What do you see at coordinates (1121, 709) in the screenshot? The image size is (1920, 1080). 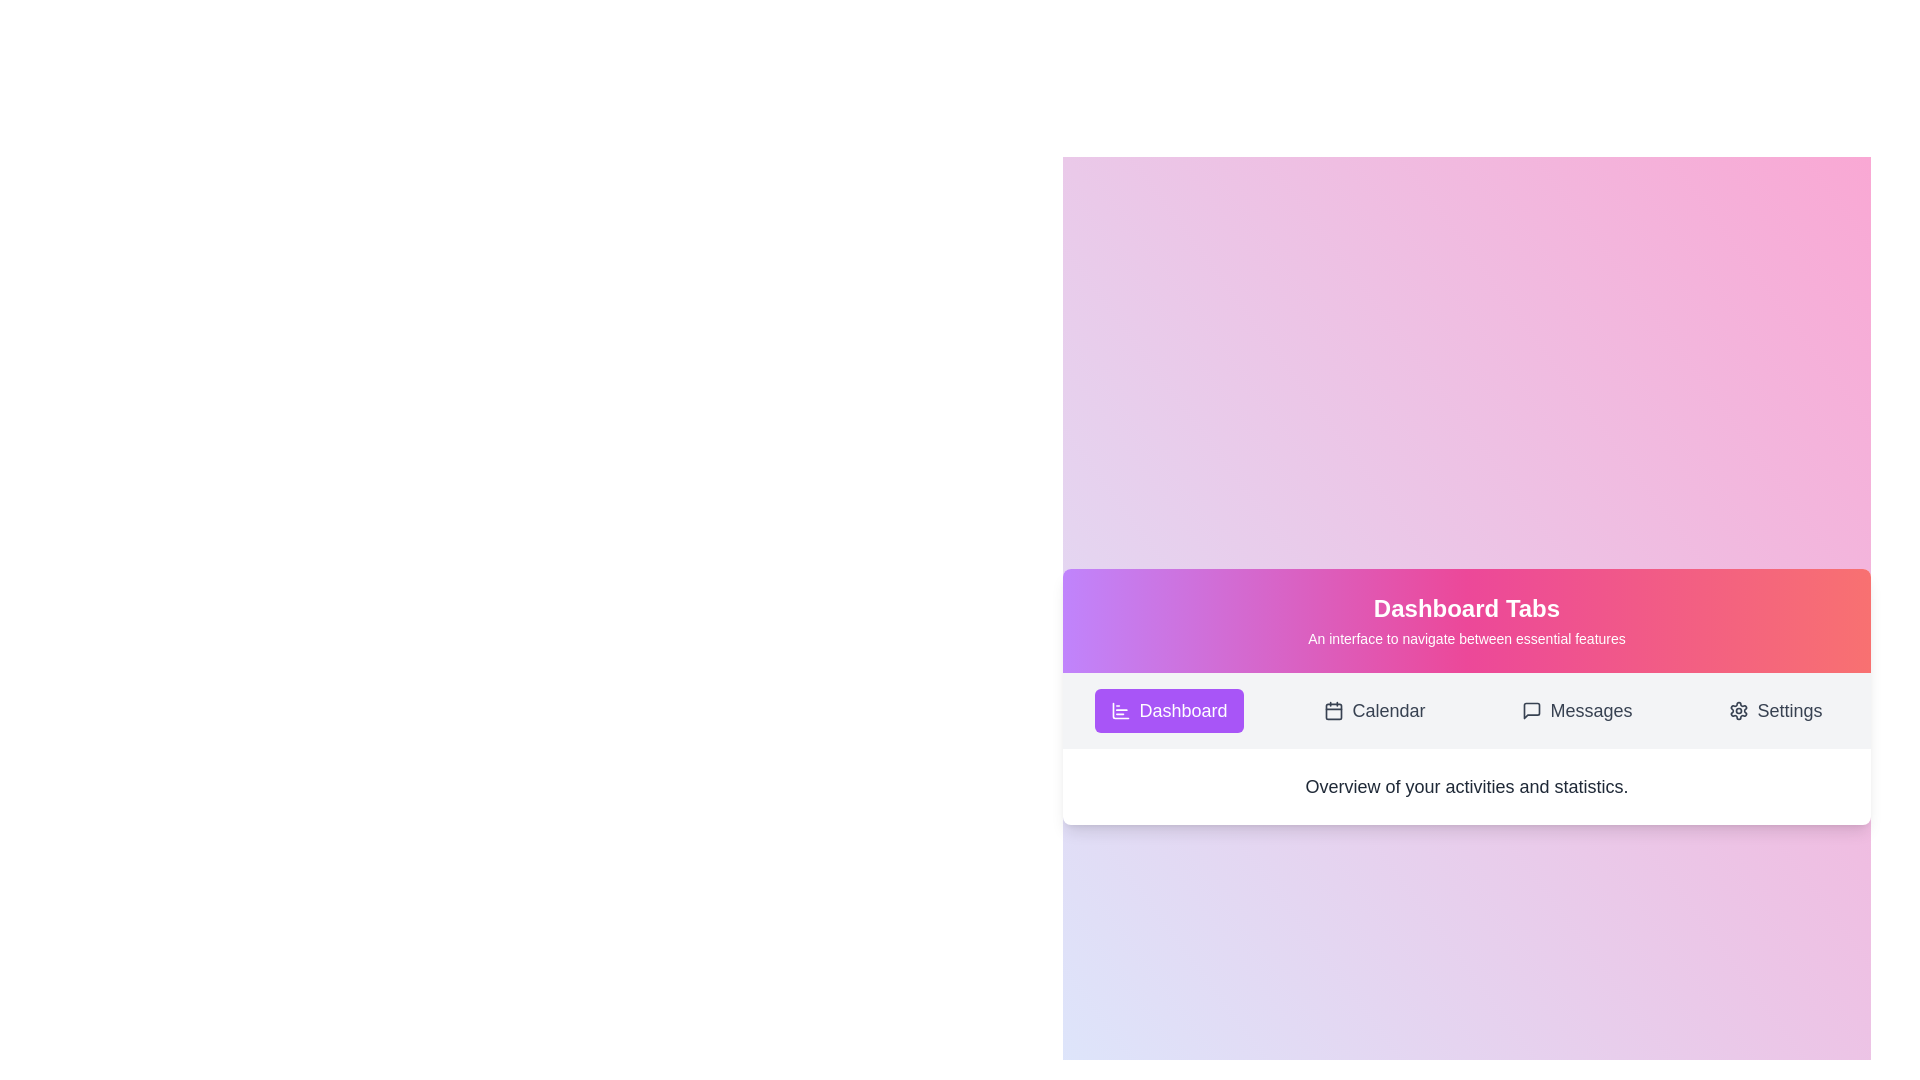 I see `the 'Dashboard' icon located at the leftmost position of the 'Dashboard' button in the tab navigation bar` at bounding box center [1121, 709].